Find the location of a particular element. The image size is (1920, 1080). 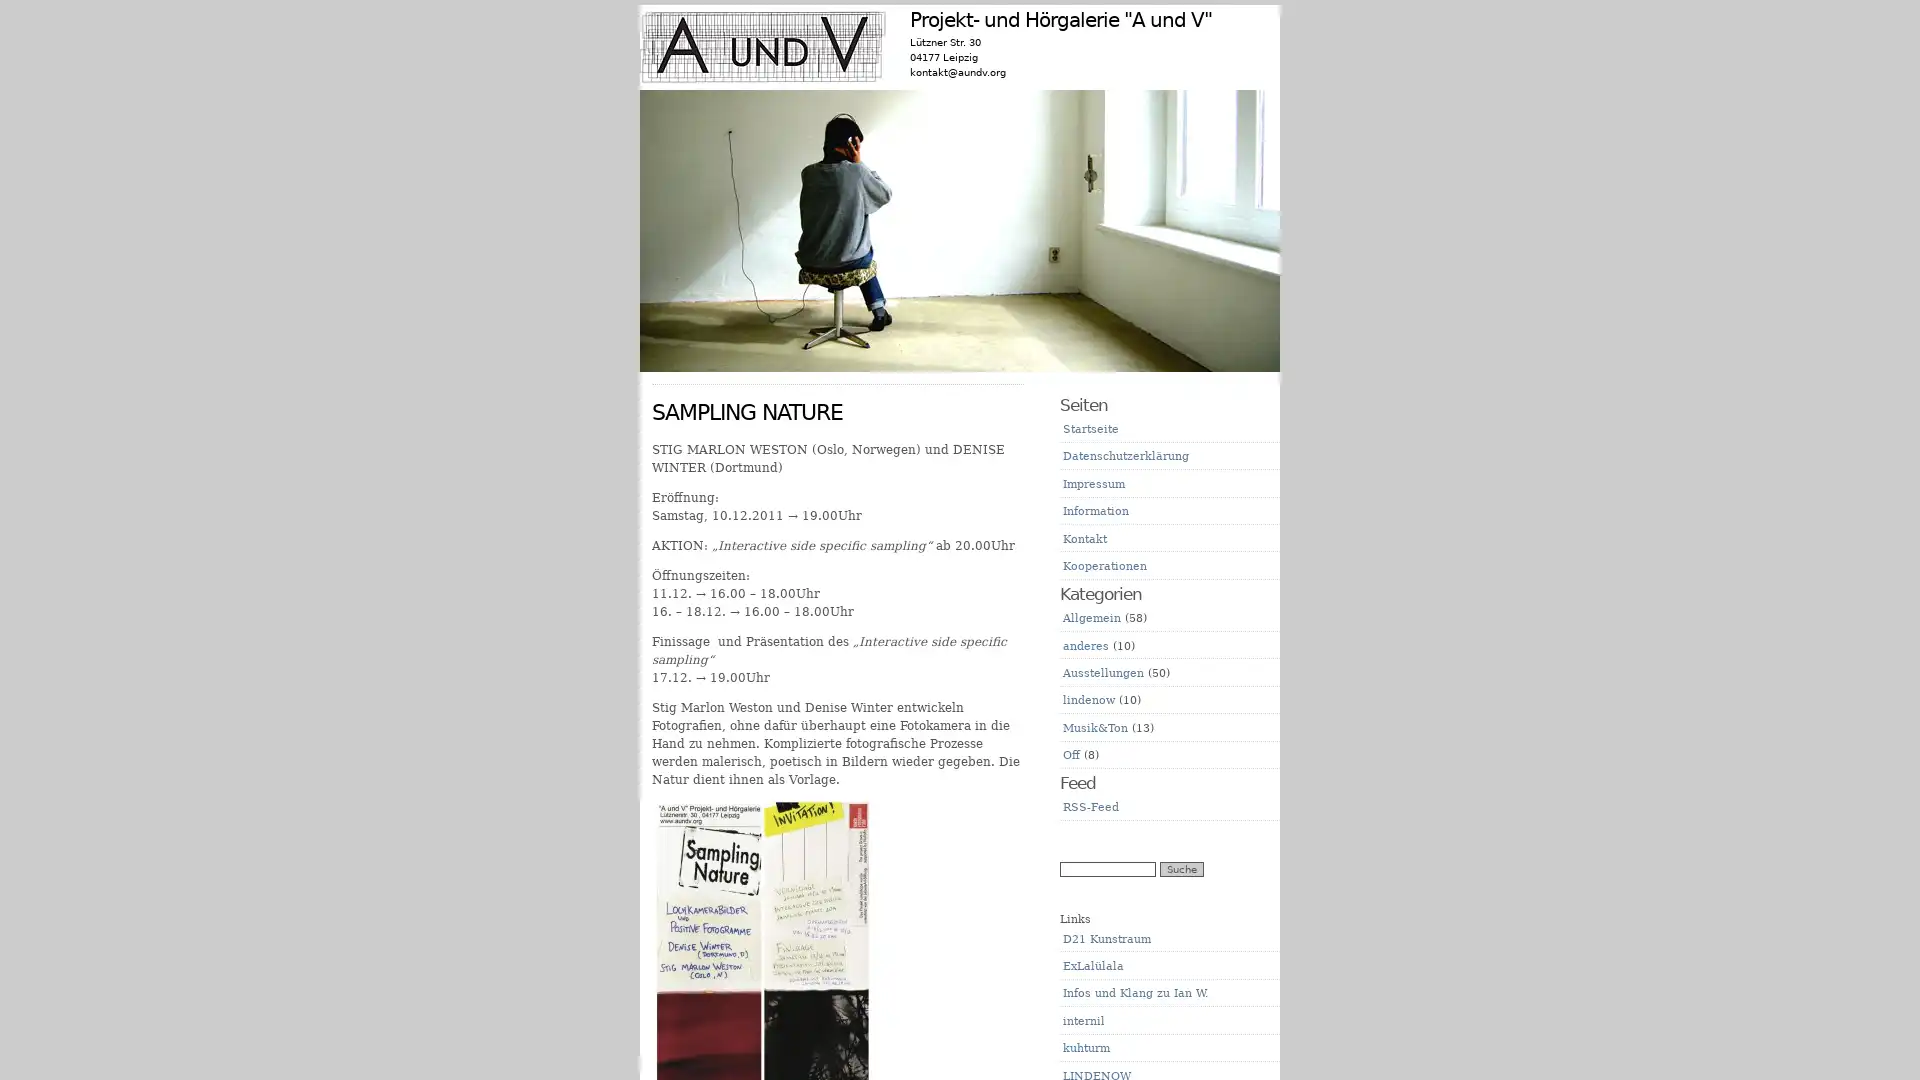

Suche is located at coordinates (1181, 868).